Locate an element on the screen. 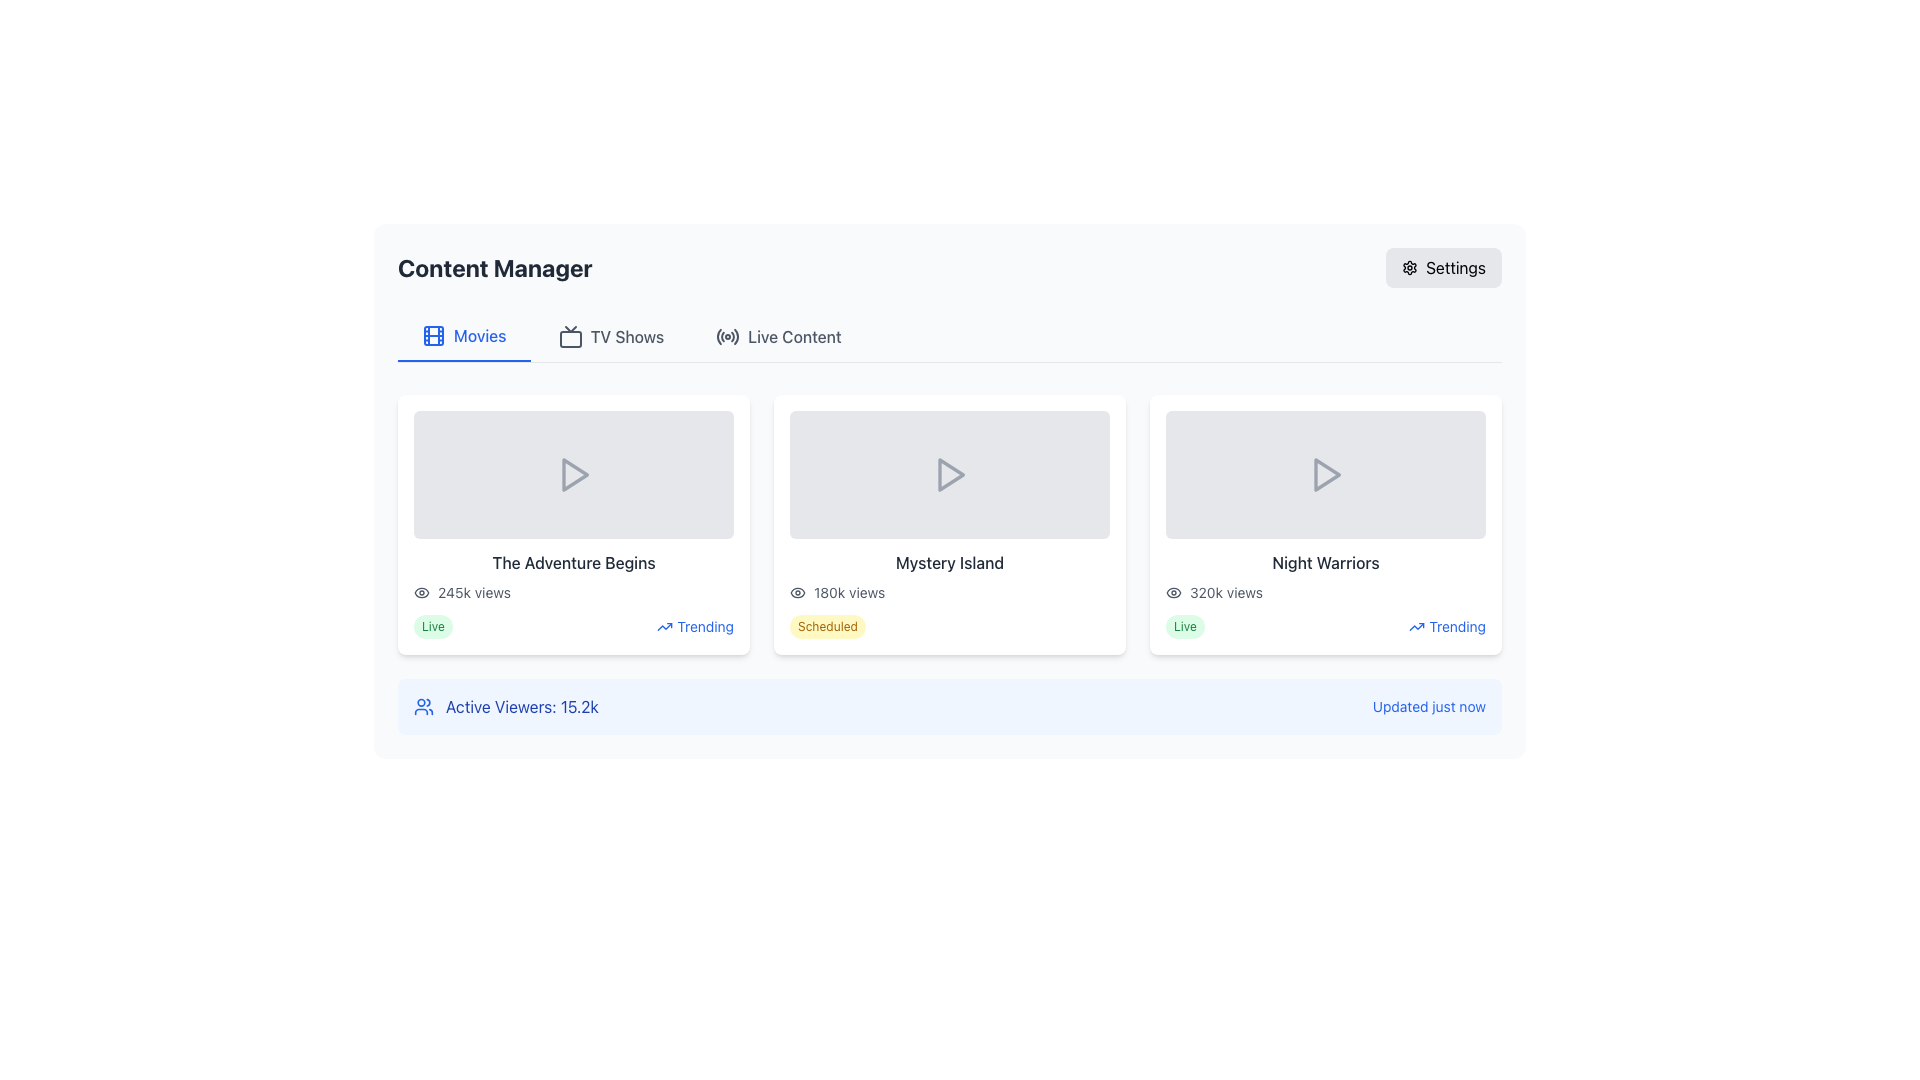 The width and height of the screenshot is (1920, 1080). the color coding of the Status label with the text 'Live', which is a small, rounded rectangular label with a green background located at the bottom-left corner of the card titled 'The Adventure Begins' is located at coordinates (432, 626).